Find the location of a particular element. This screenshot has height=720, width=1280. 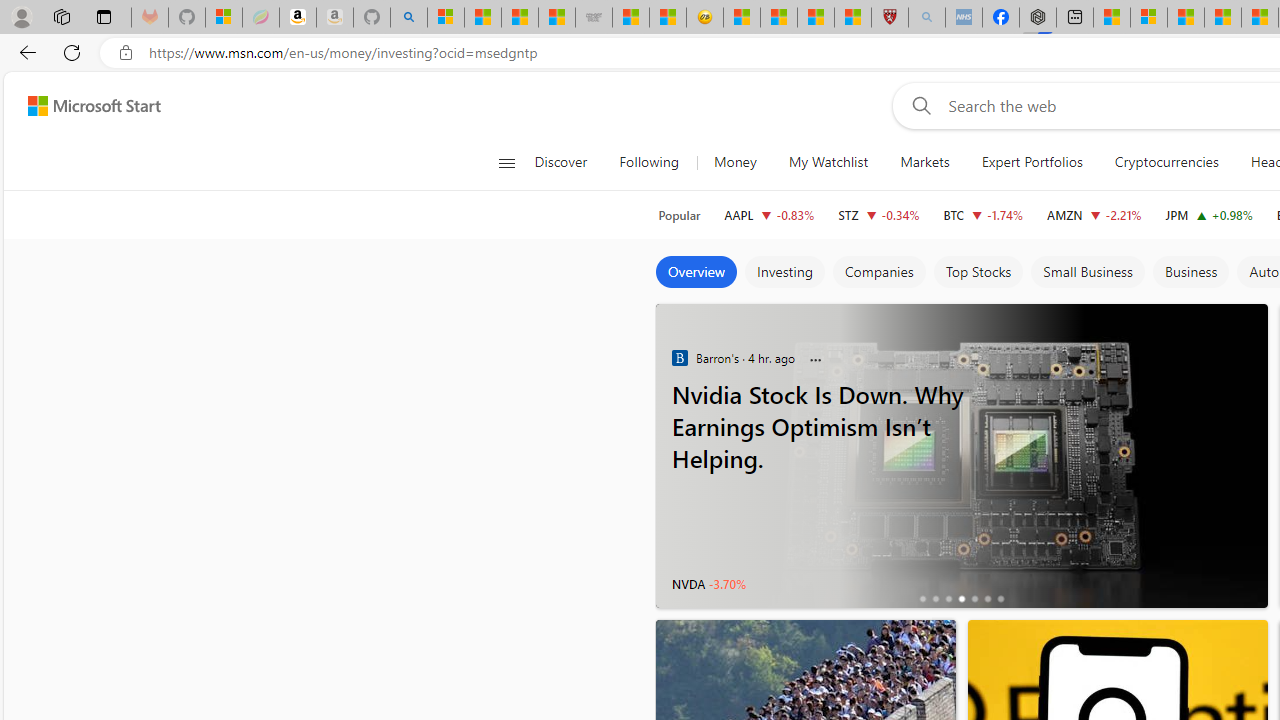

'Top Stocks' is located at coordinates (977, 272).